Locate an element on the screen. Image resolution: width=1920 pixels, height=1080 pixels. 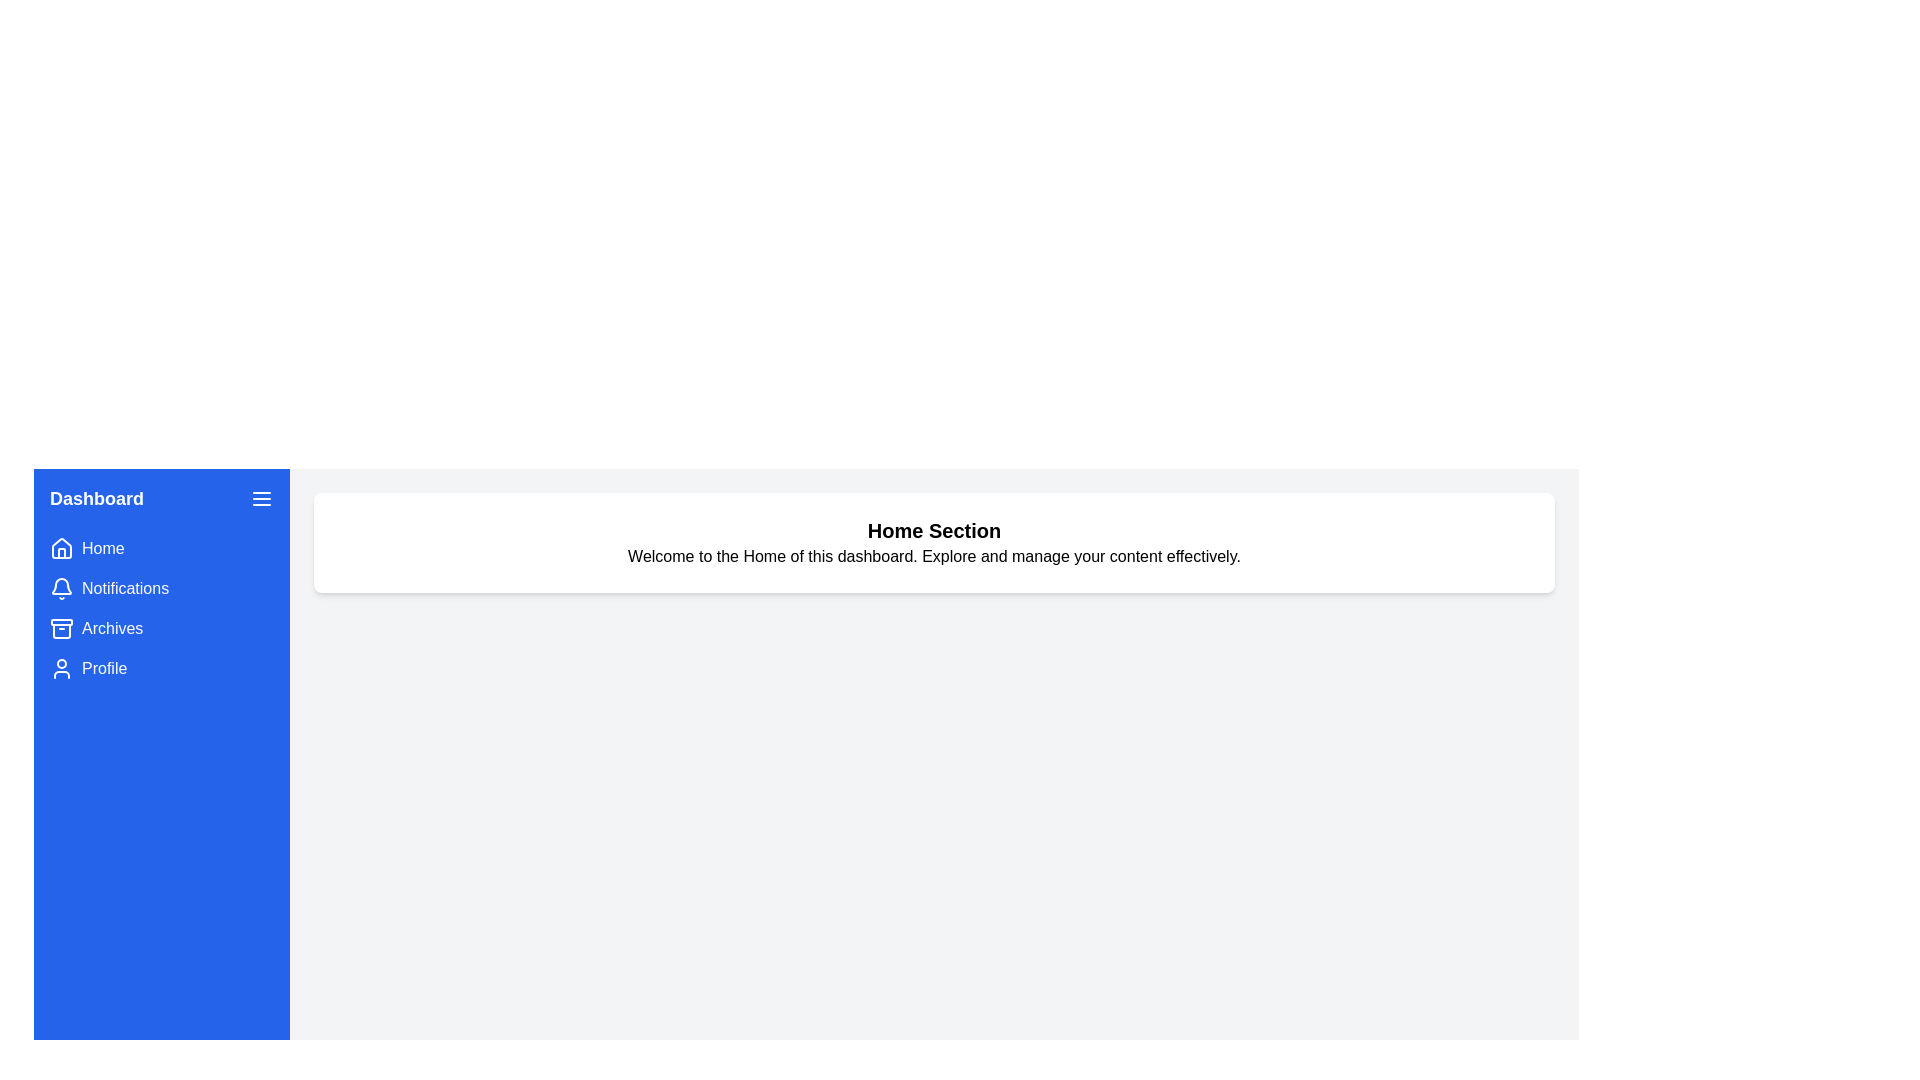
the 'Profile' navigation item located at the bottom of the vertical sidebar is located at coordinates (162, 668).